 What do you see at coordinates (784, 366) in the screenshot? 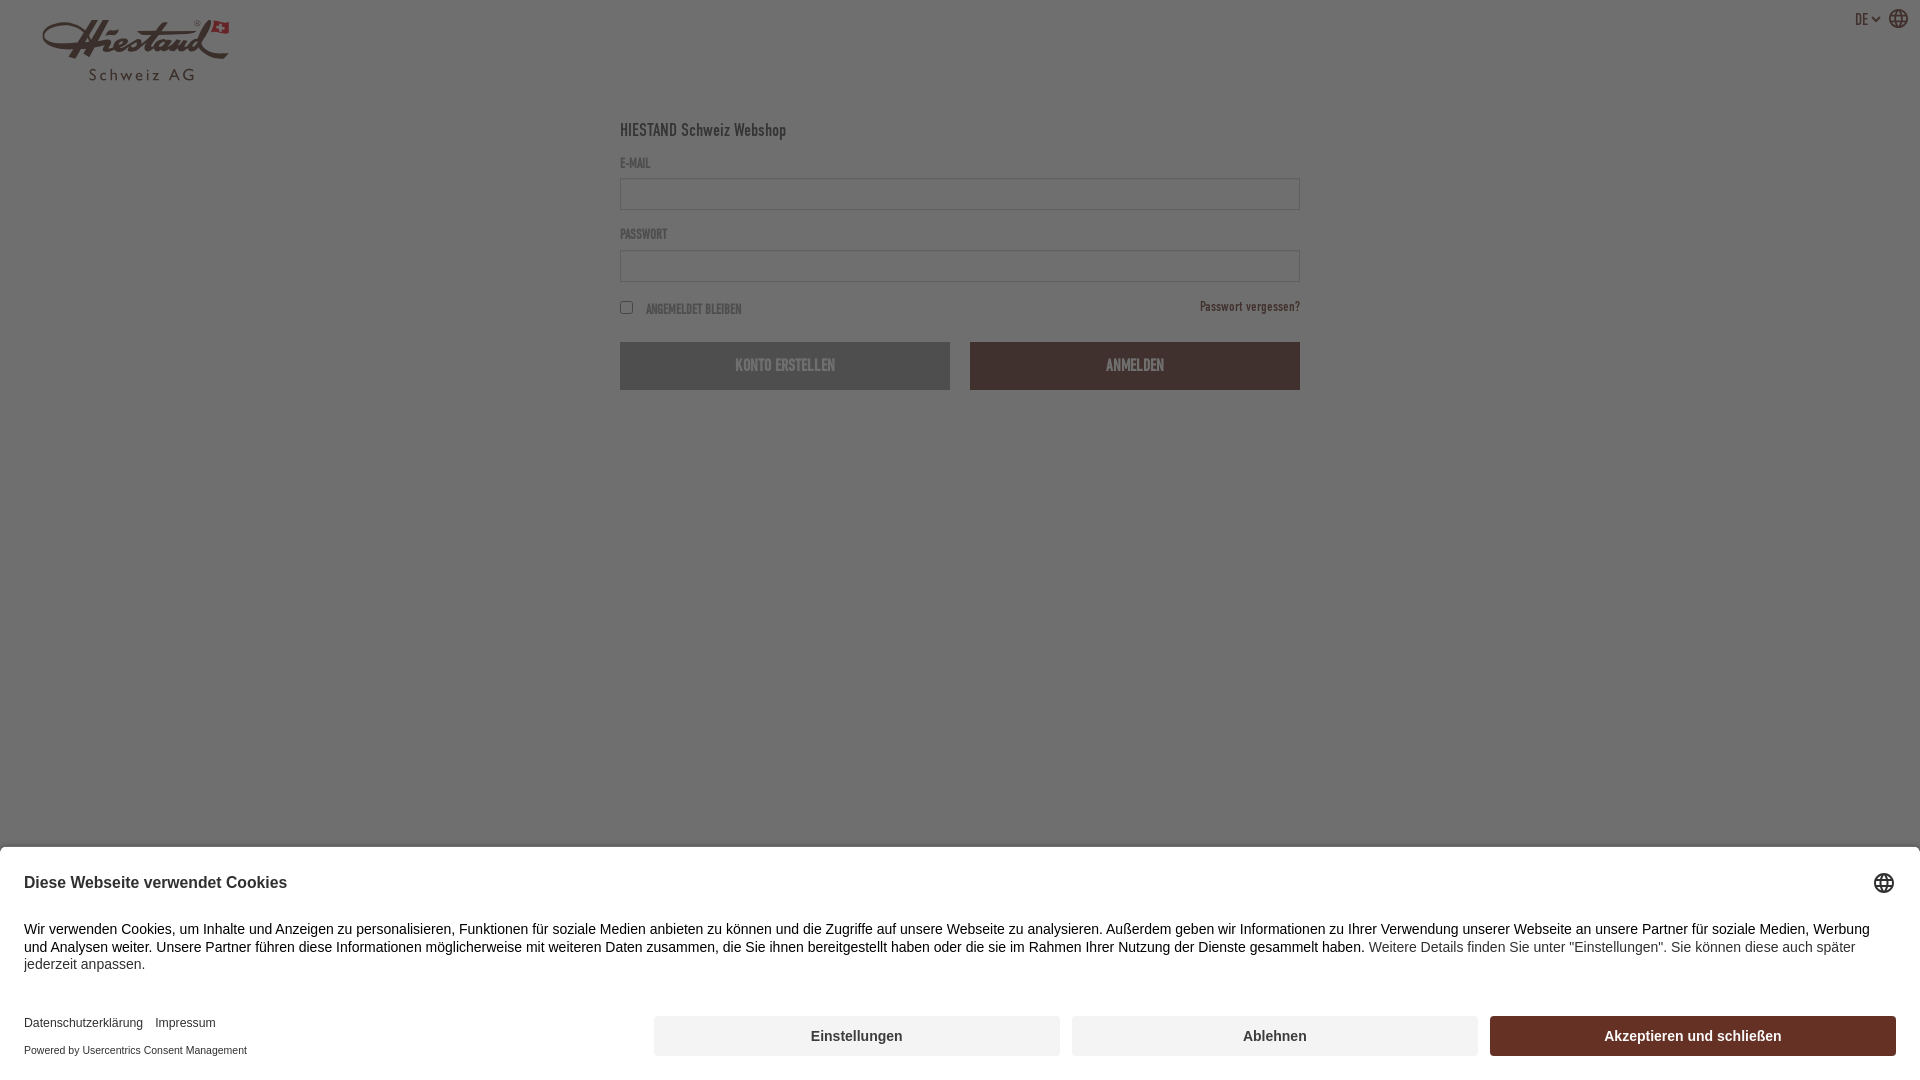
I see `'KONTO ERSTELLEN'` at bounding box center [784, 366].